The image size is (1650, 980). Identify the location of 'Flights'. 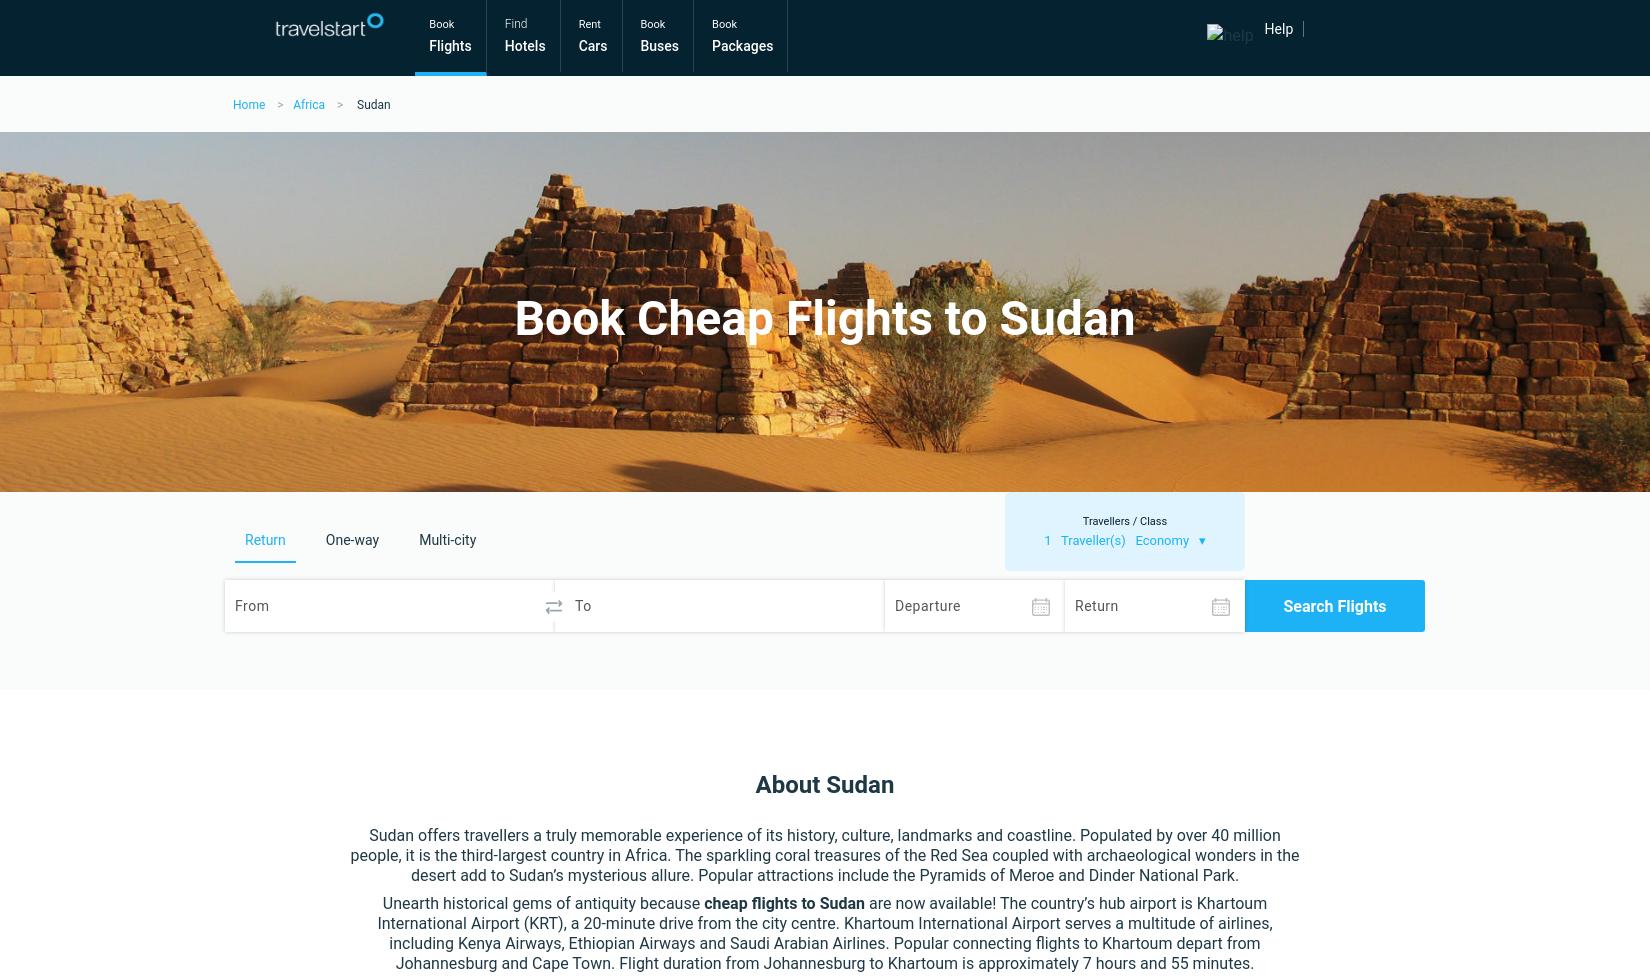
(448, 45).